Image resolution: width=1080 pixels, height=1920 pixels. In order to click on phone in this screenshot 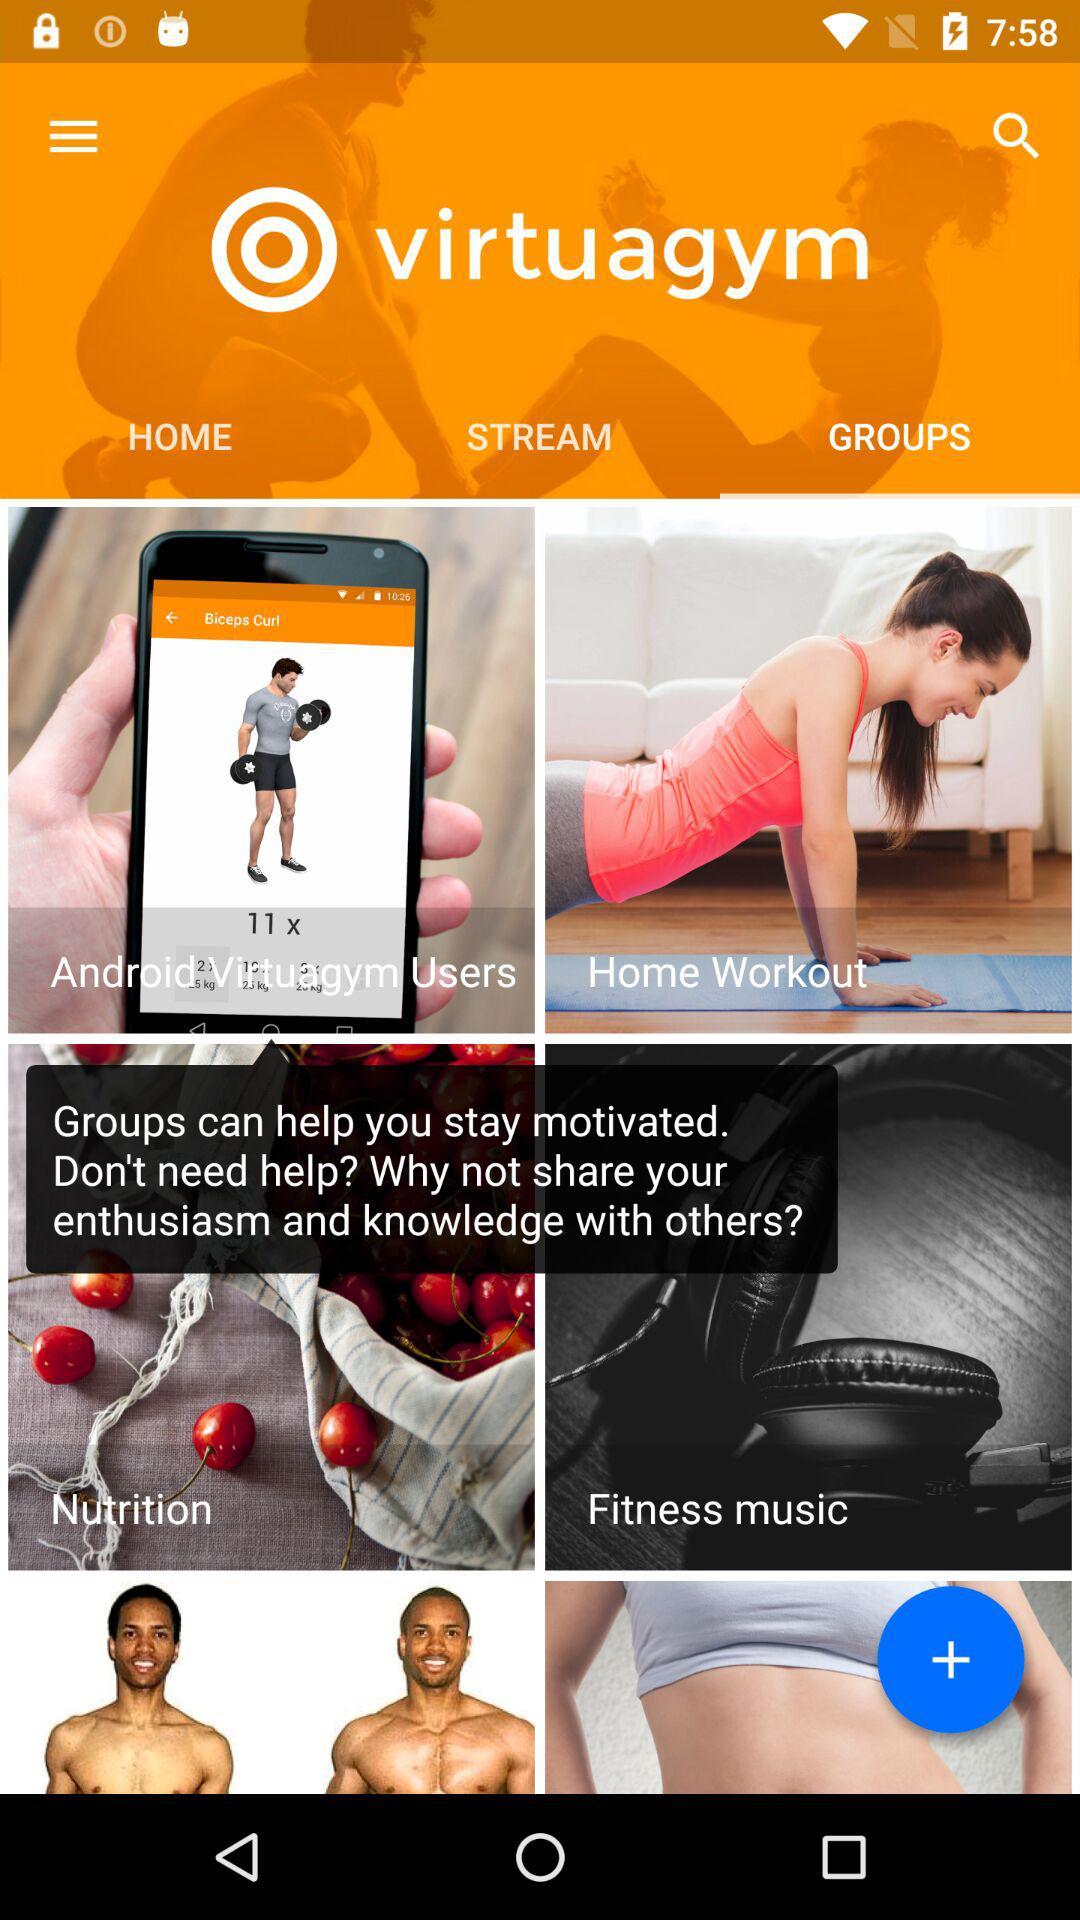, I will do `click(271, 769)`.